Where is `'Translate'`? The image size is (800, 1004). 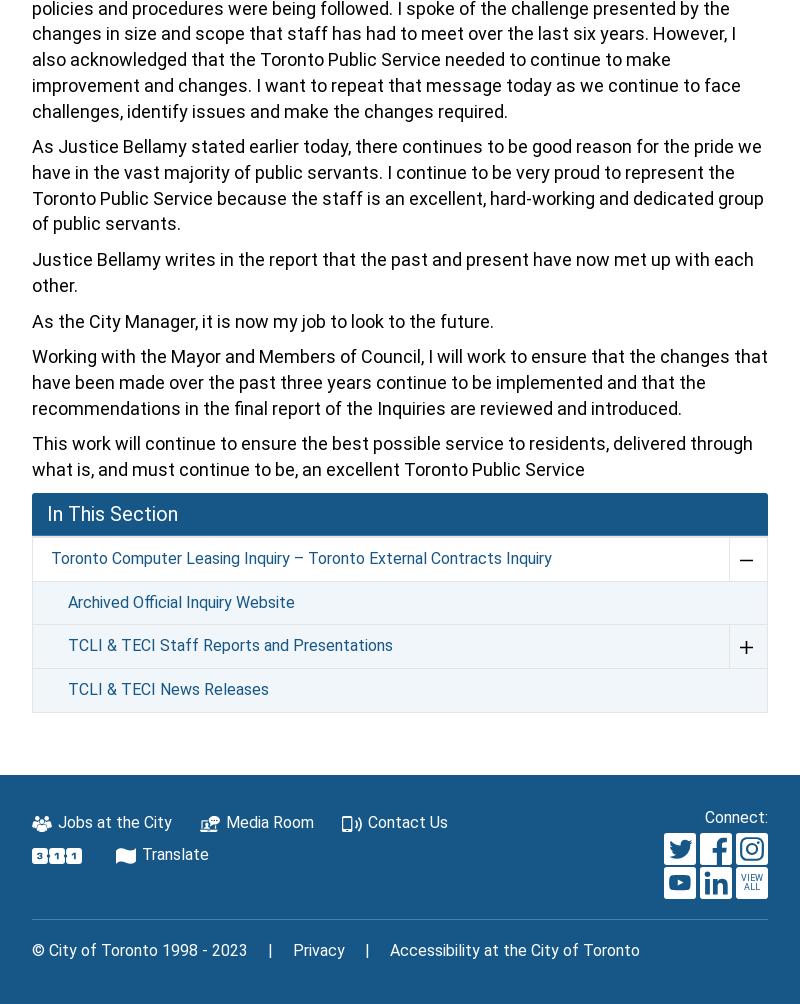
'Translate' is located at coordinates (173, 854).